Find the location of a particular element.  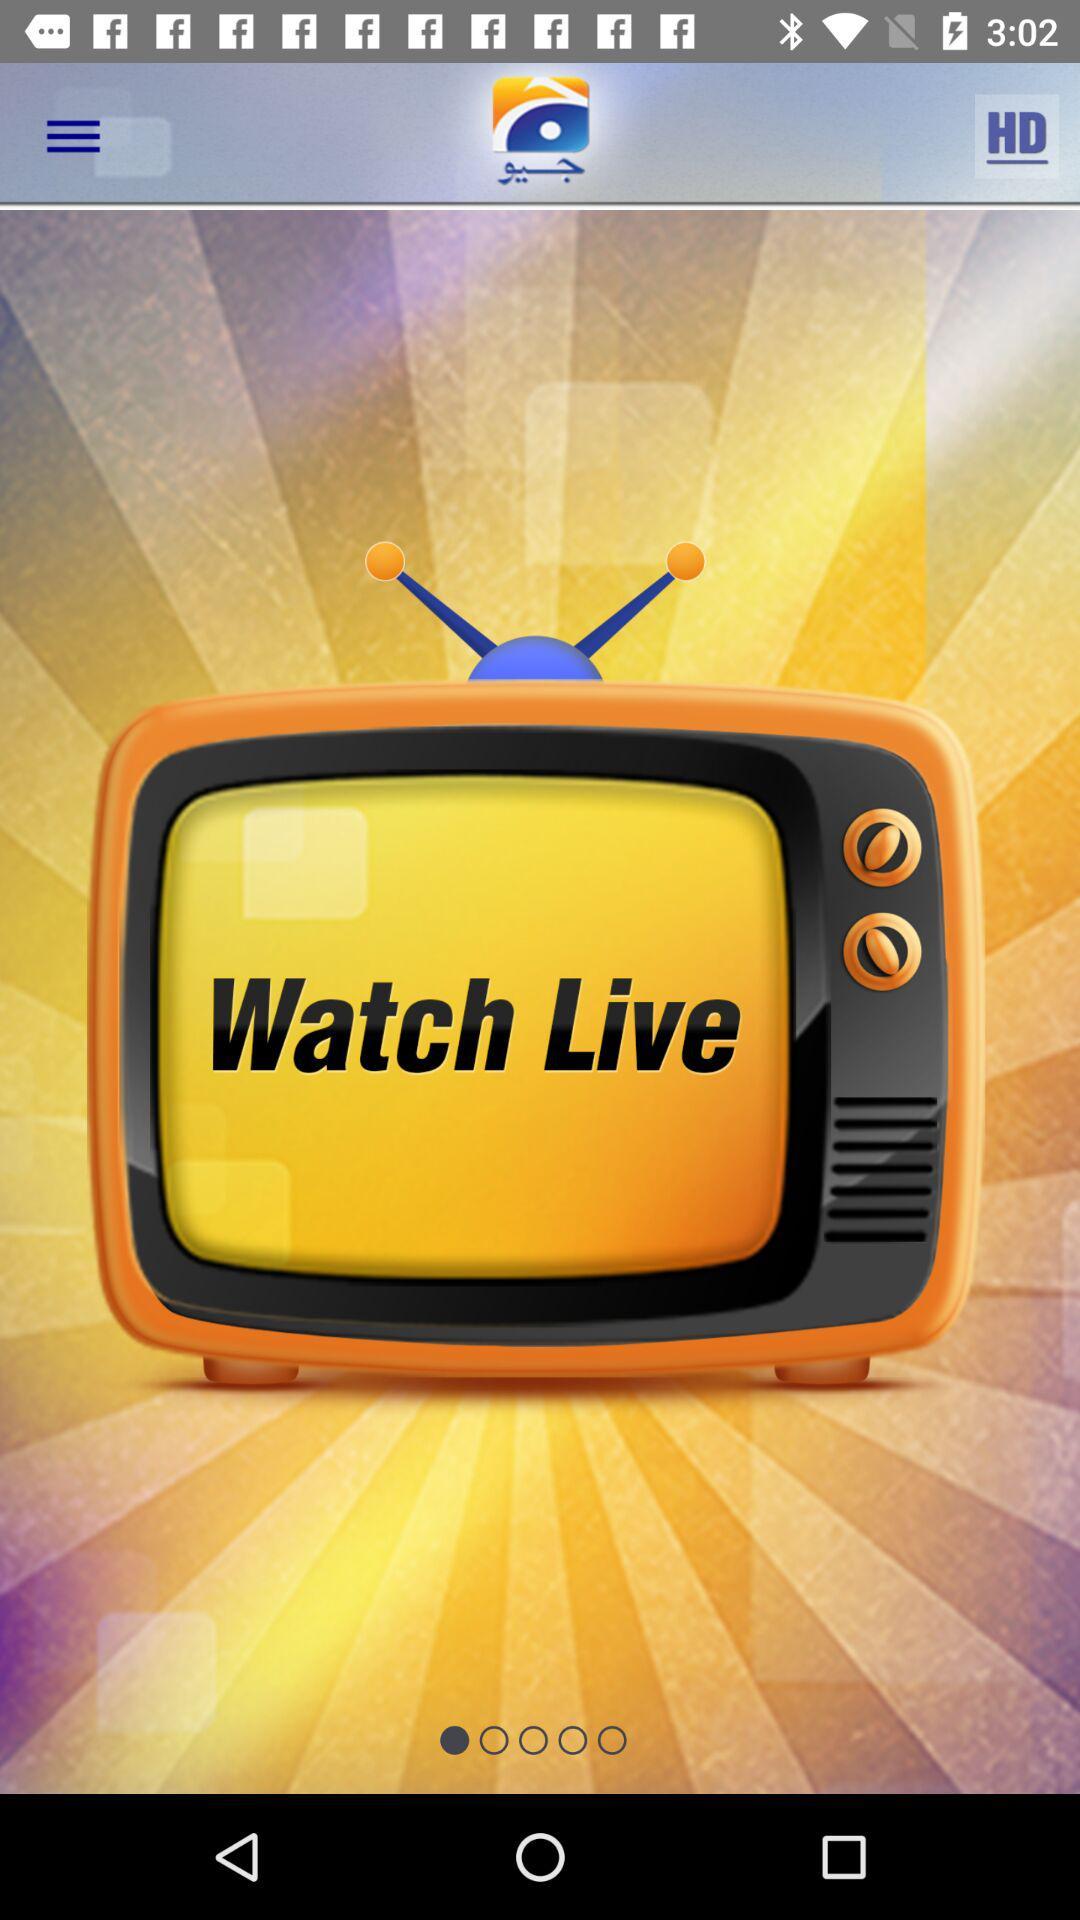

watch live video is located at coordinates (540, 1002).